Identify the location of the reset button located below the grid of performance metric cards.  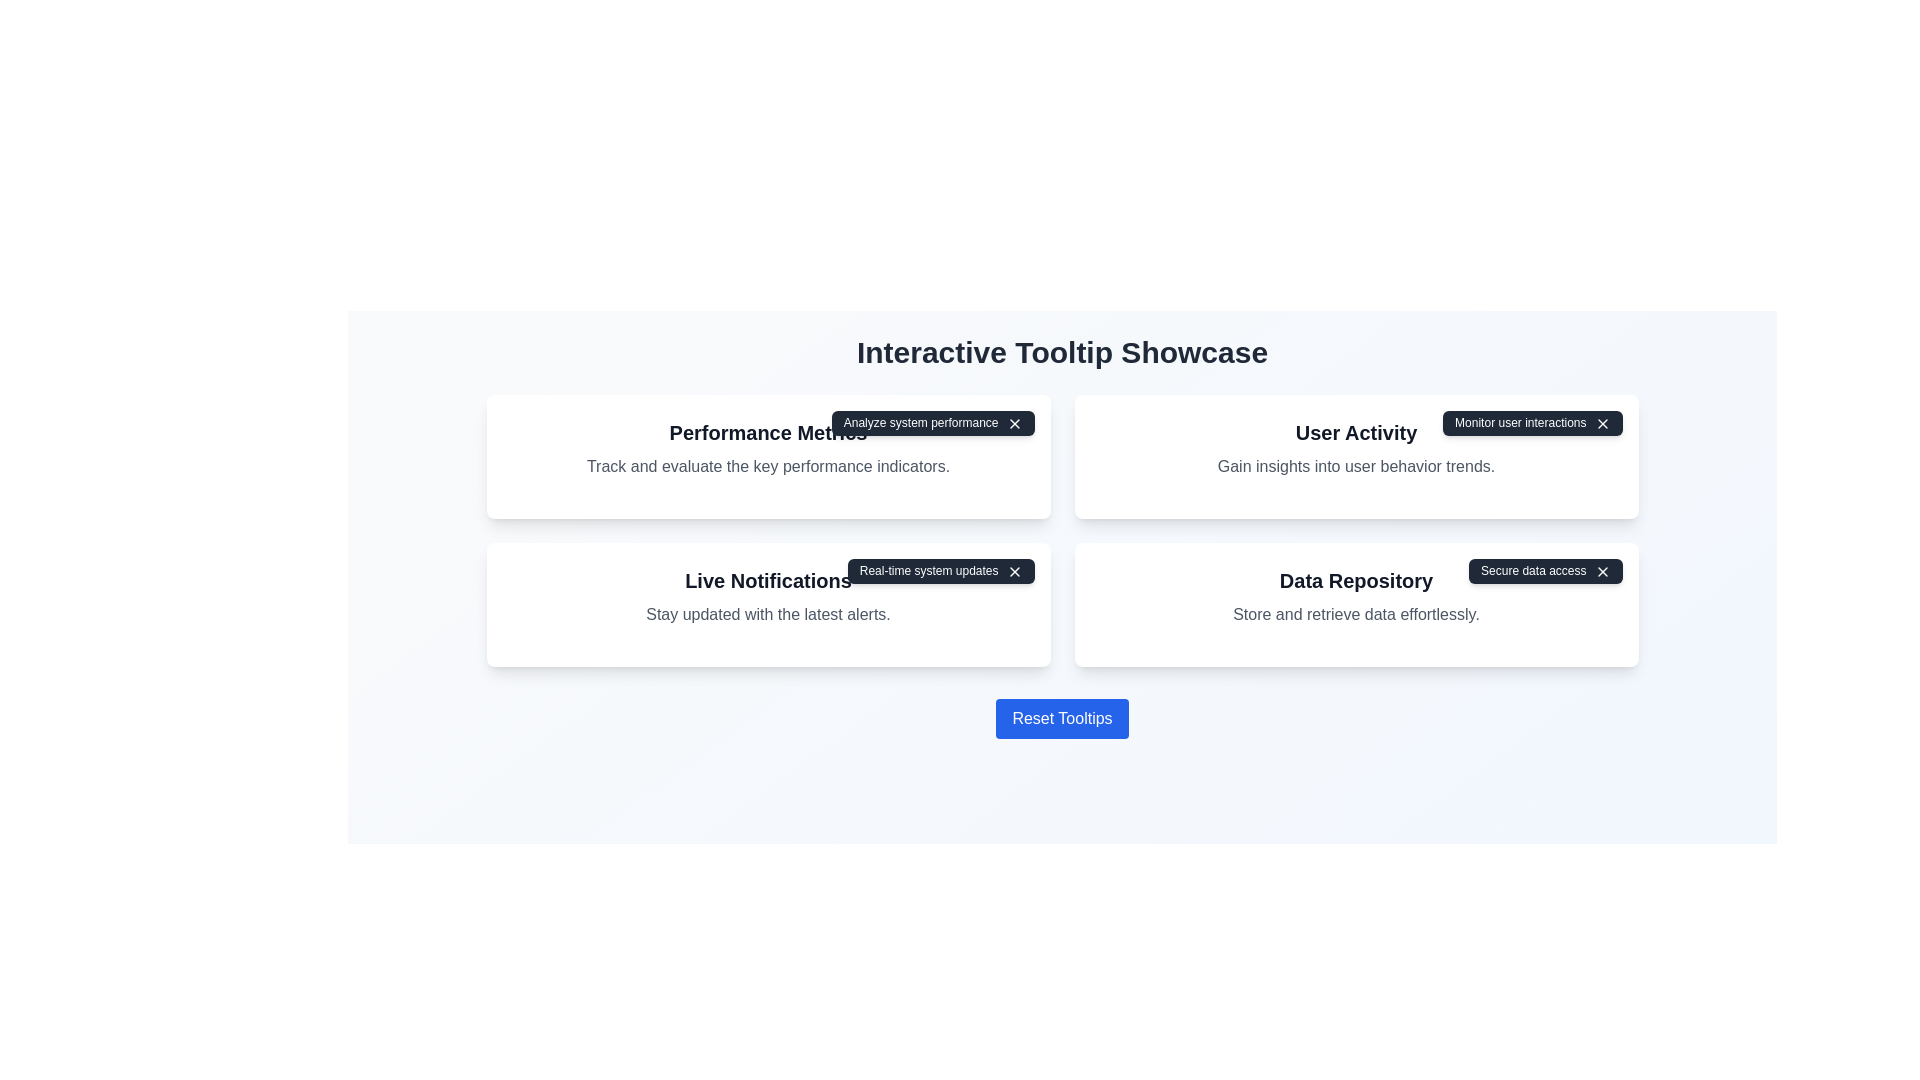
(1061, 717).